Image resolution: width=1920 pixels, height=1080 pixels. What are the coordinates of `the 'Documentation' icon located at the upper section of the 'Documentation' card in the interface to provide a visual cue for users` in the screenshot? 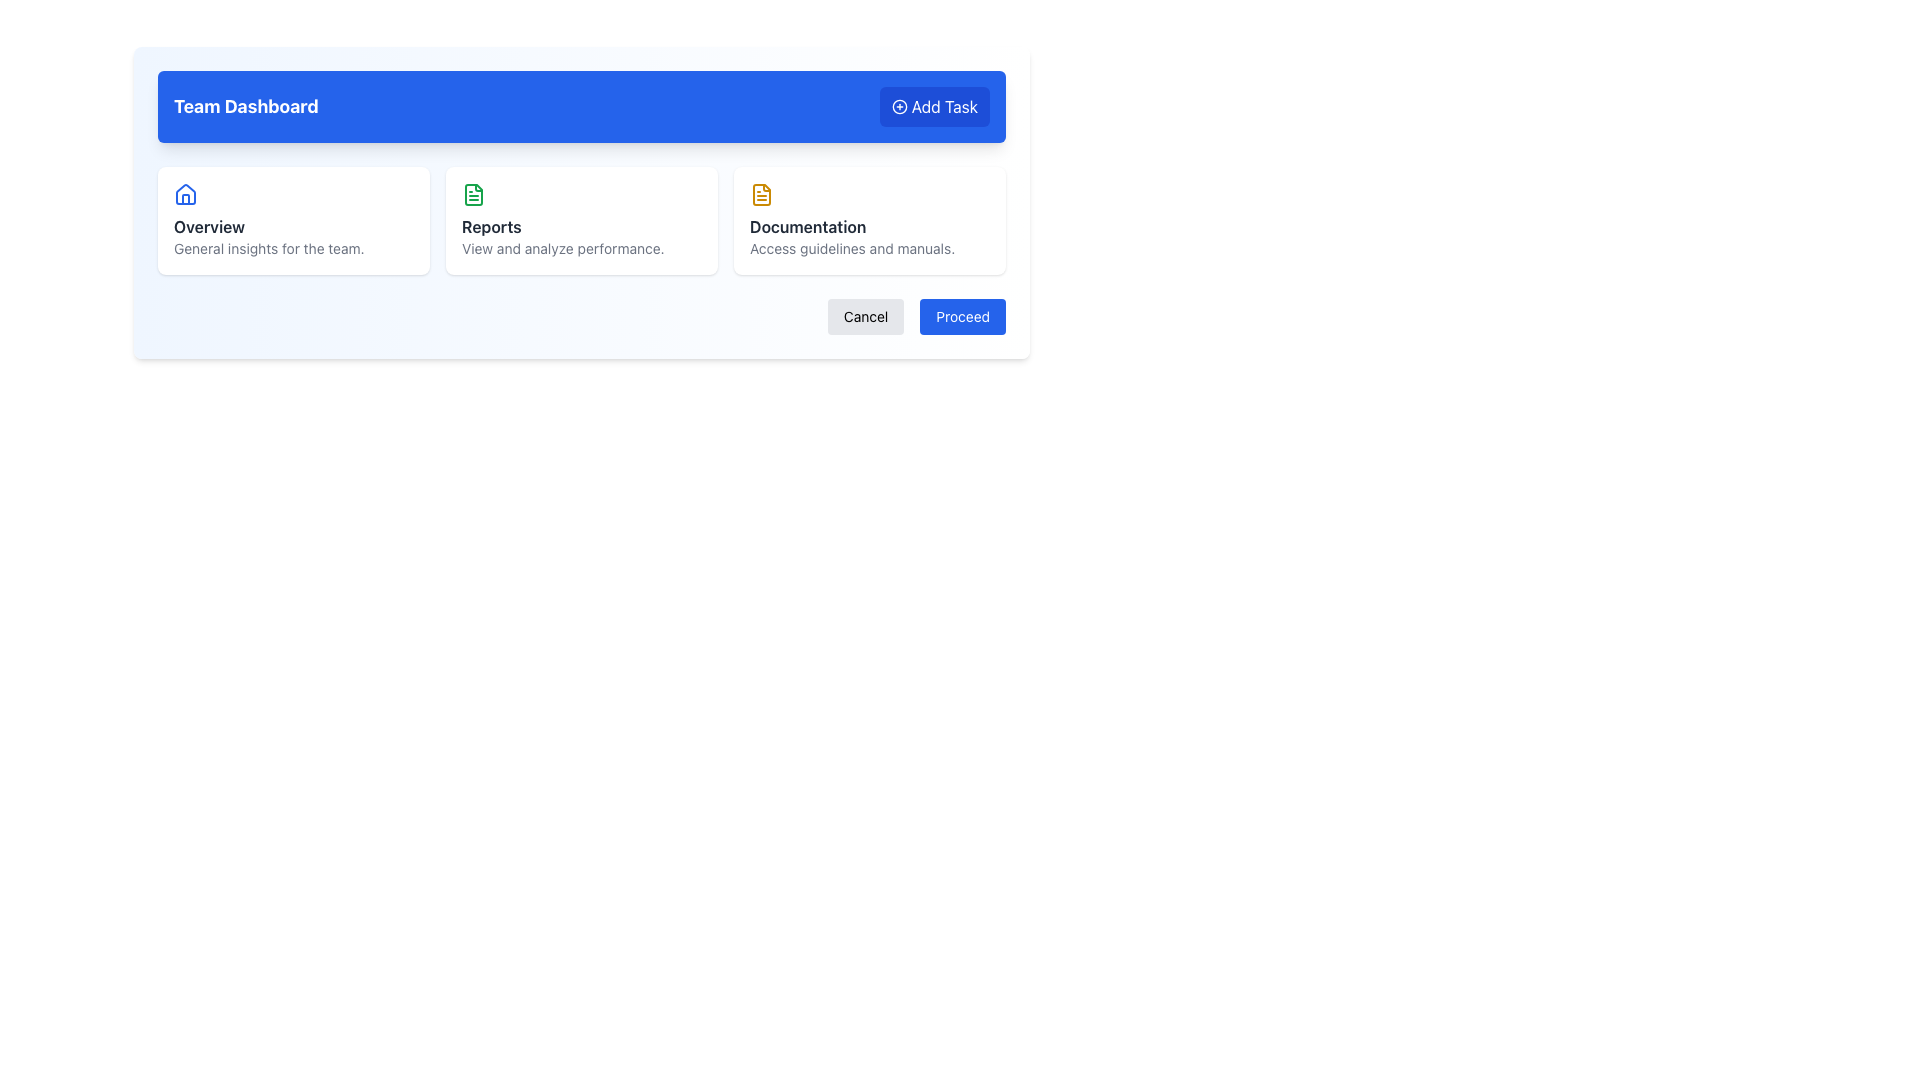 It's located at (761, 195).